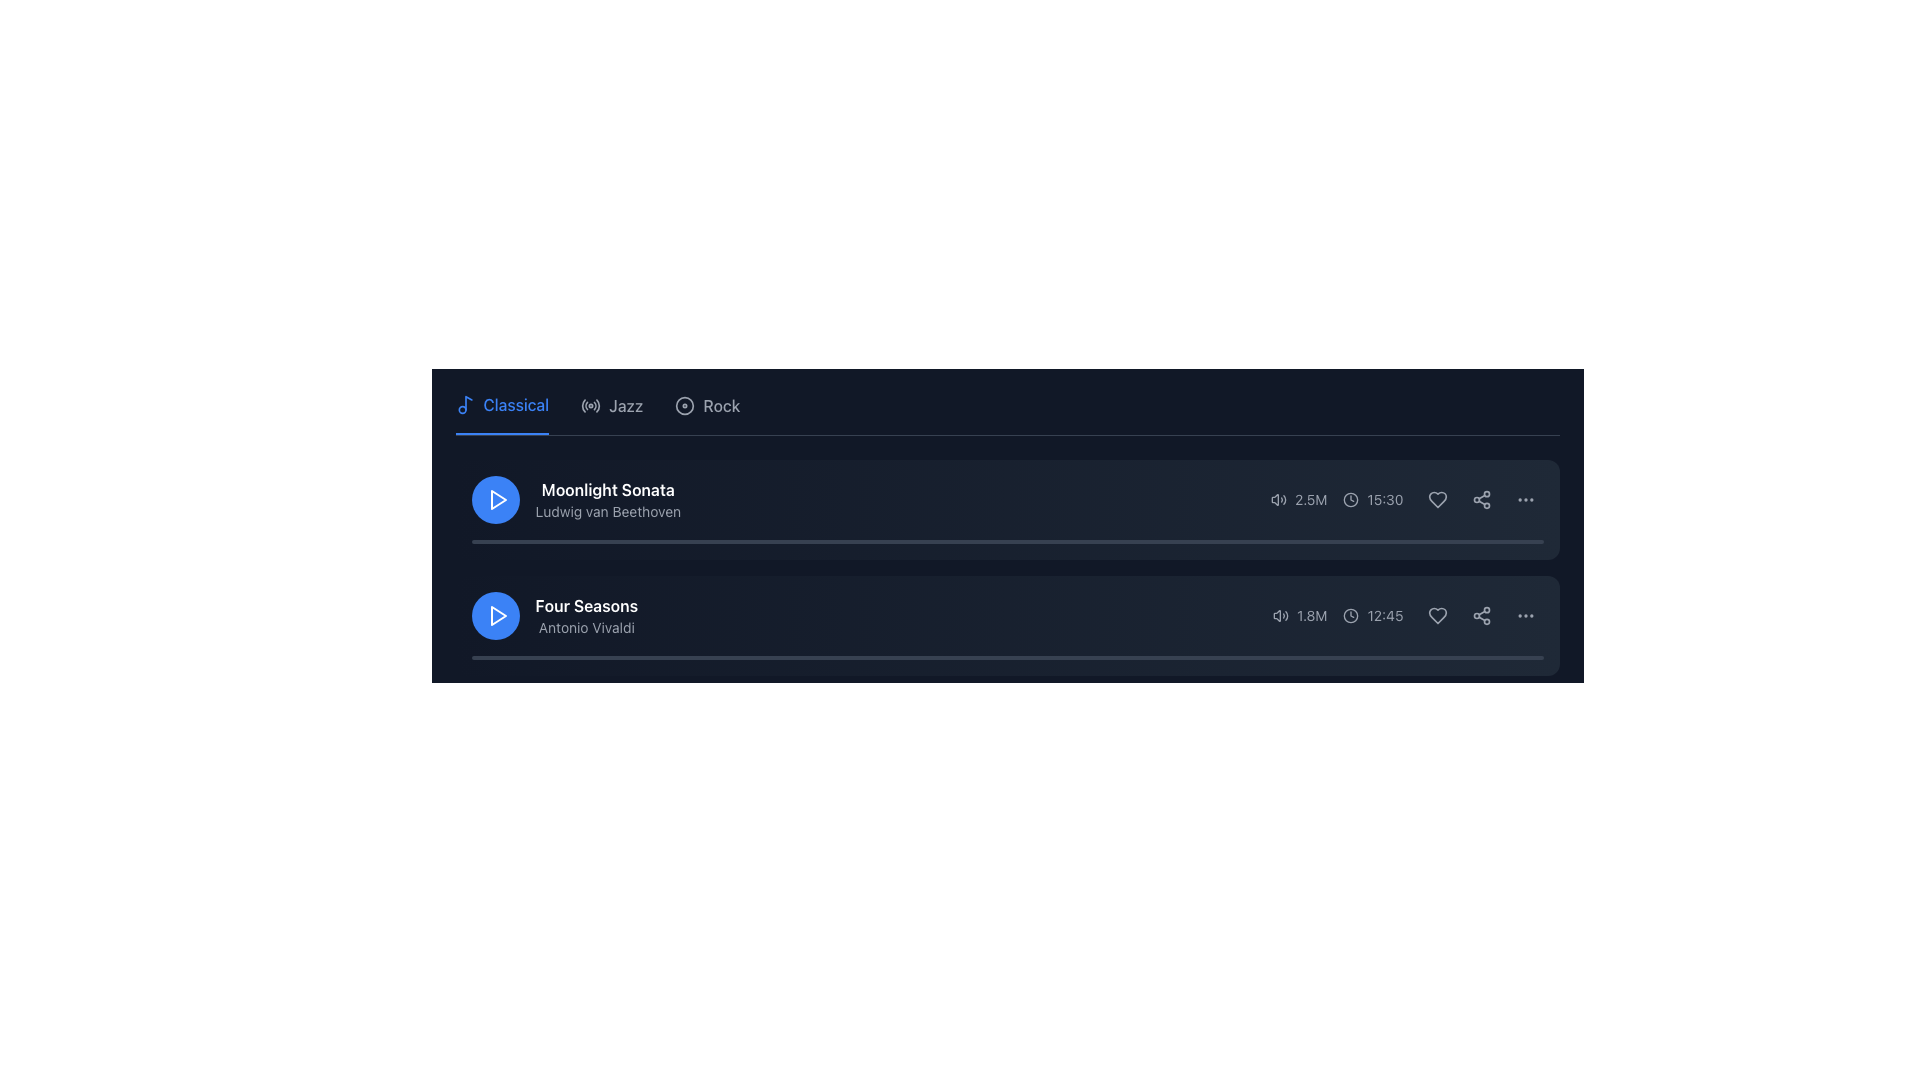 The width and height of the screenshot is (1920, 1080). What do you see at coordinates (607, 499) in the screenshot?
I see `the text element displaying 'Moonlight Sonata' by 'Ludwig van Beethoven'` at bounding box center [607, 499].